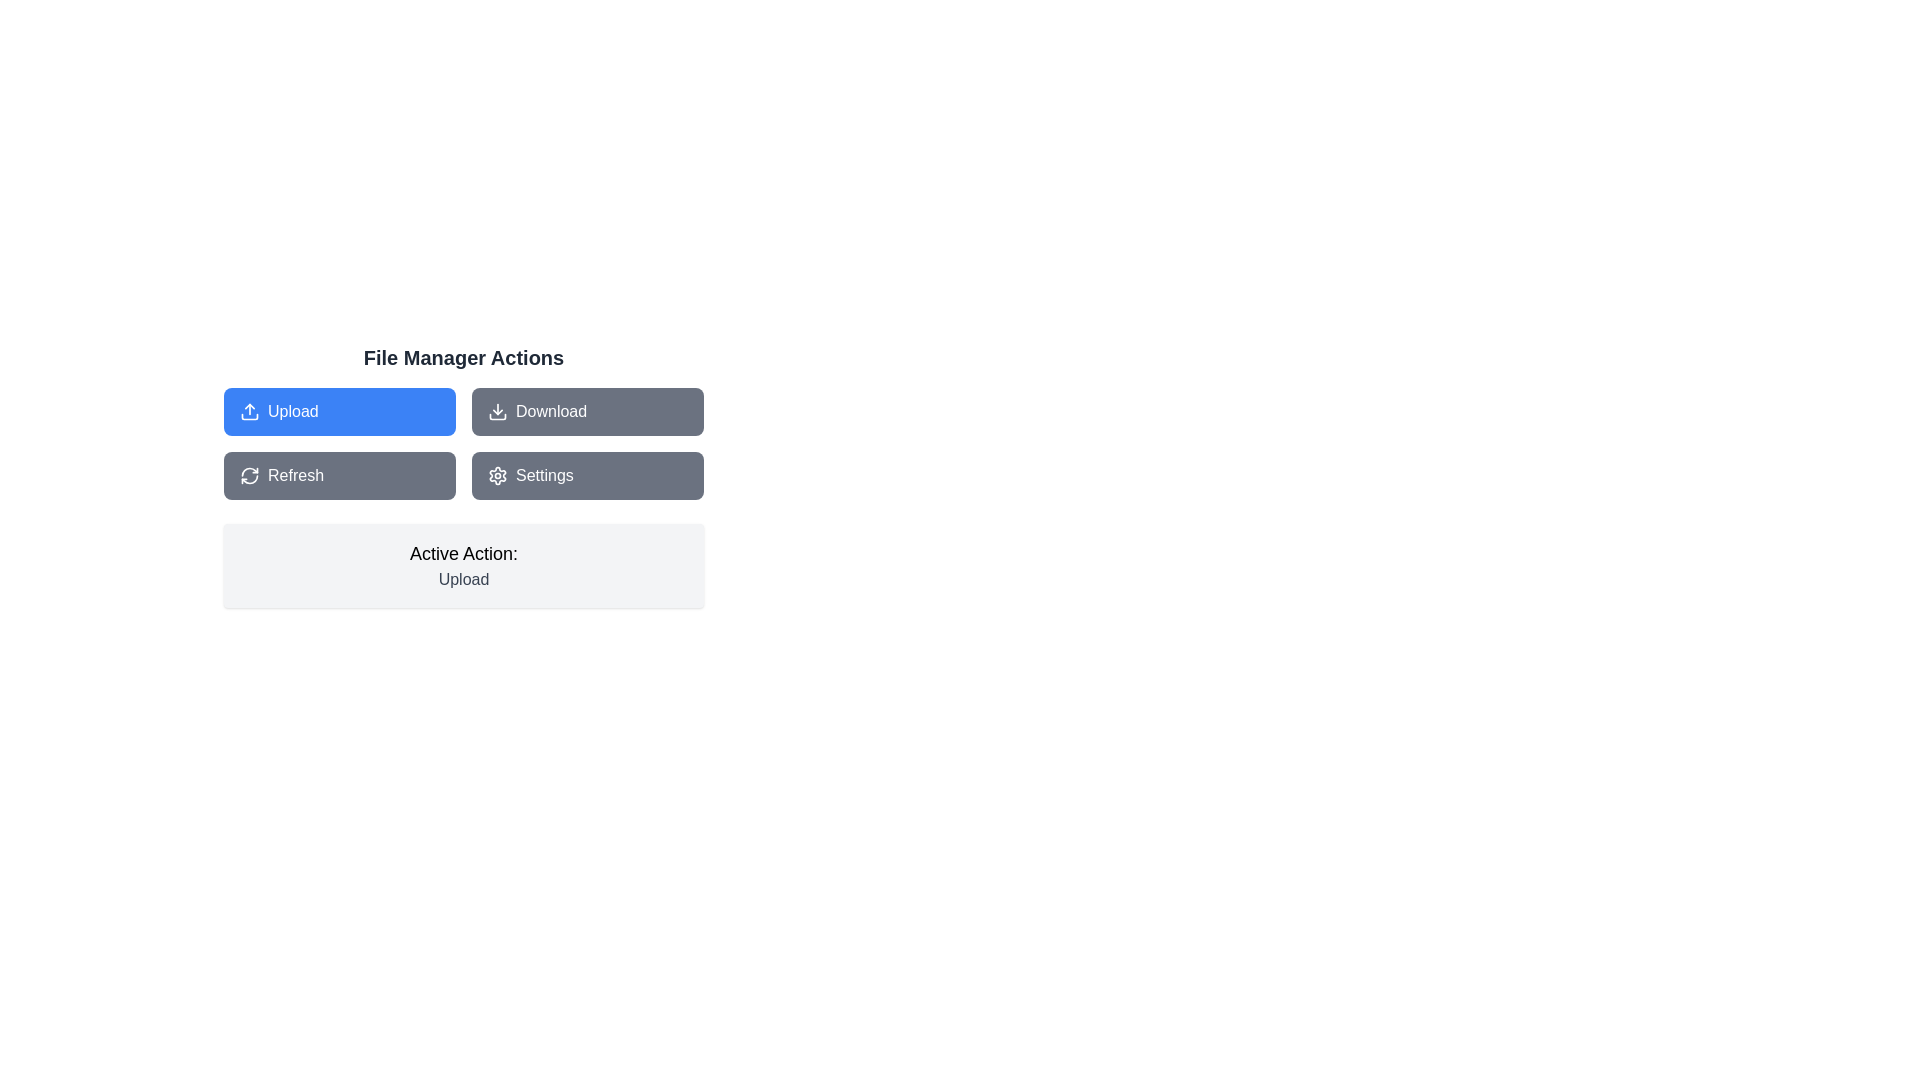 The height and width of the screenshot is (1080, 1920). What do you see at coordinates (248, 475) in the screenshot?
I see `the refresh icon, which resembles two circular arrows forming a continuous loop and is located within the 'Refresh' button in the action menu` at bounding box center [248, 475].